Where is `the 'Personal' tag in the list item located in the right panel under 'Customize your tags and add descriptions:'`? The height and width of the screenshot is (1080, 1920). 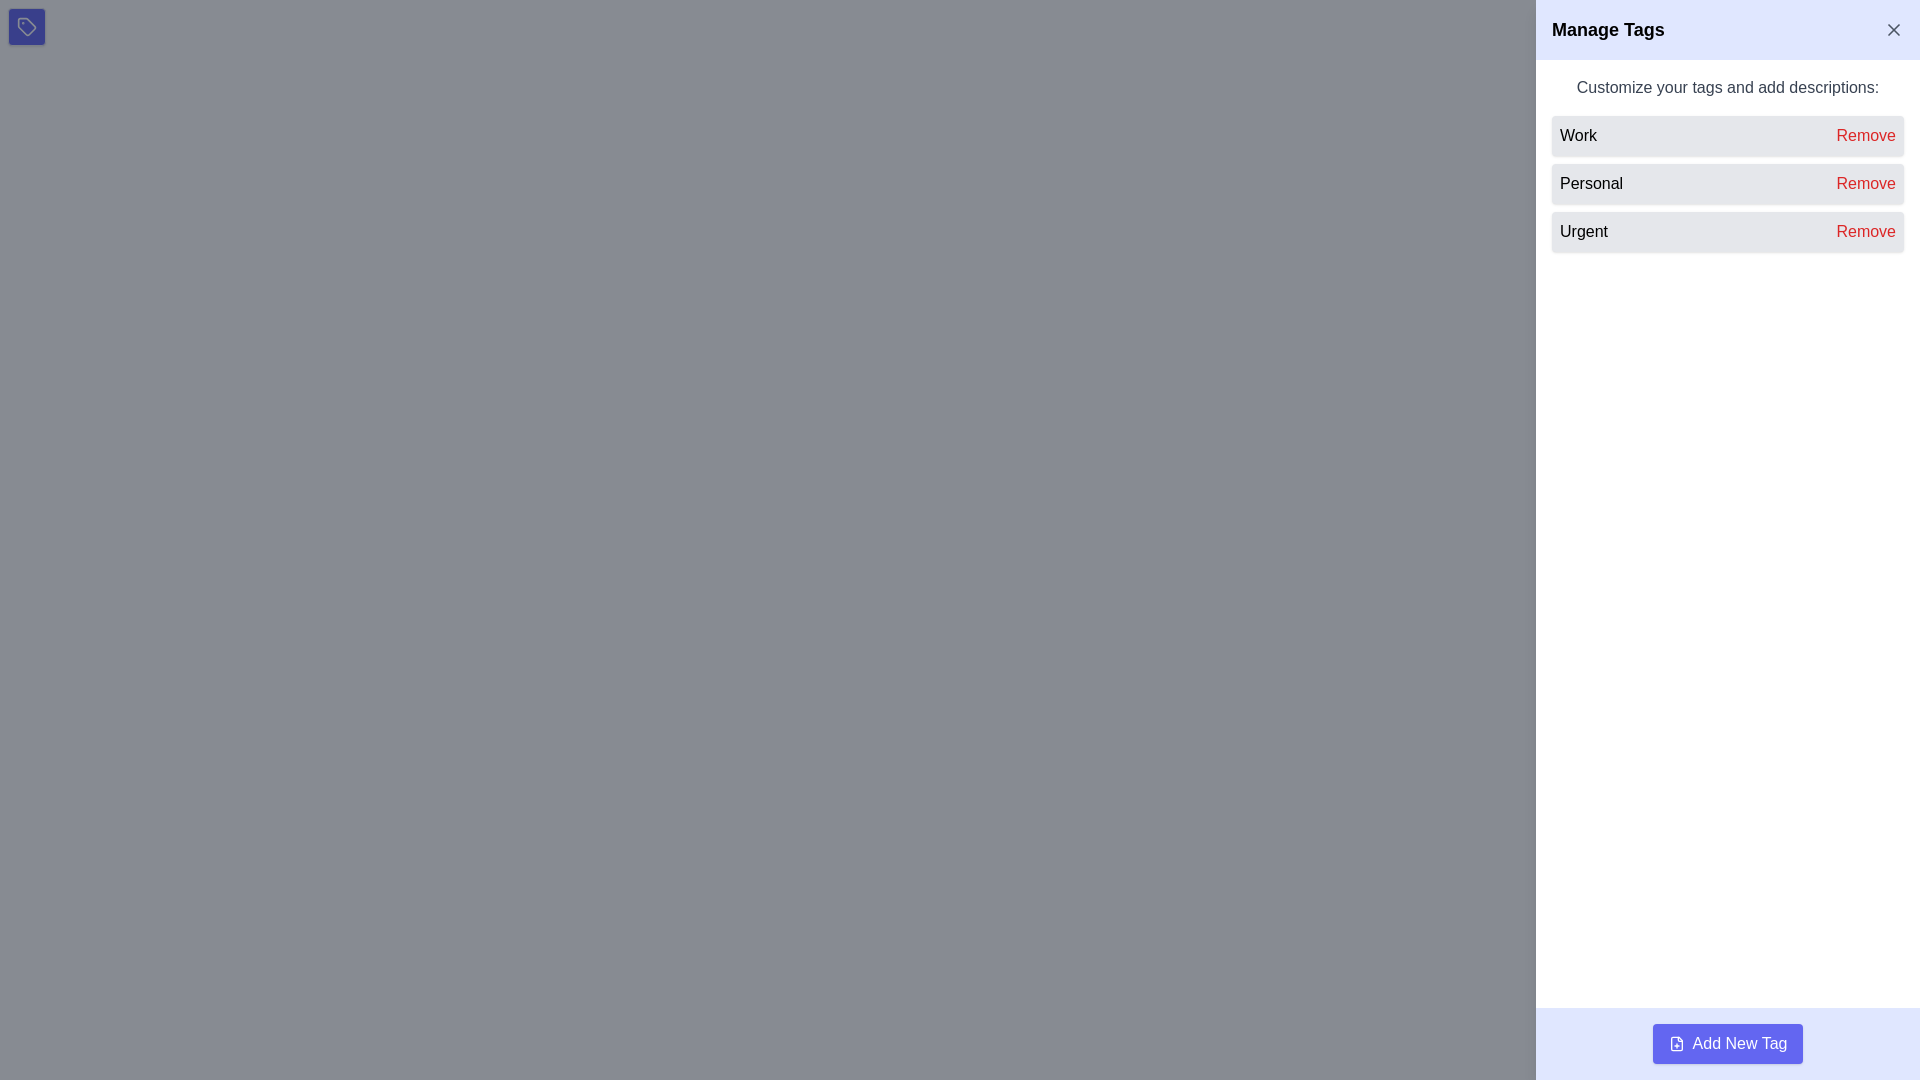
the 'Personal' tag in the list item located in the right panel under 'Customize your tags and add descriptions:' is located at coordinates (1727, 184).